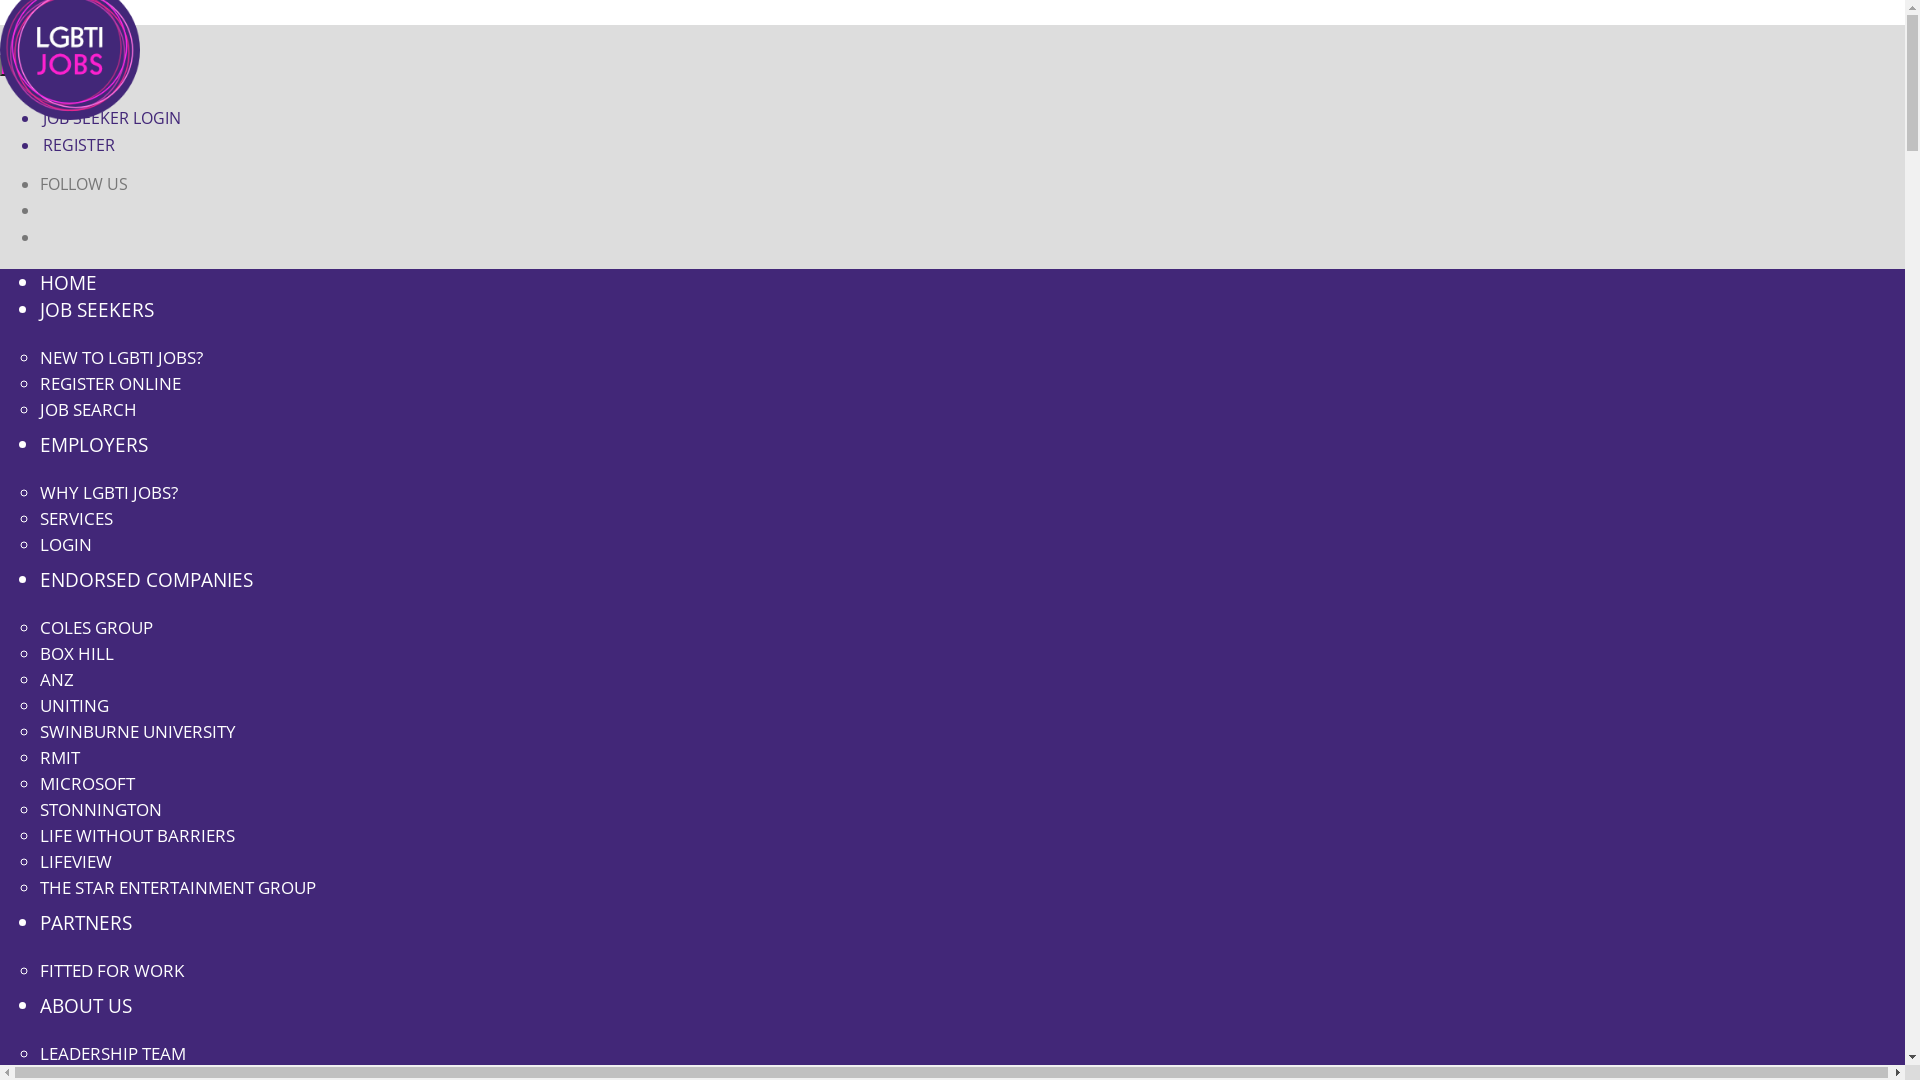 The height and width of the screenshot is (1080, 1920). Describe the element at coordinates (77, 144) in the screenshot. I see `'REGISTER'` at that location.